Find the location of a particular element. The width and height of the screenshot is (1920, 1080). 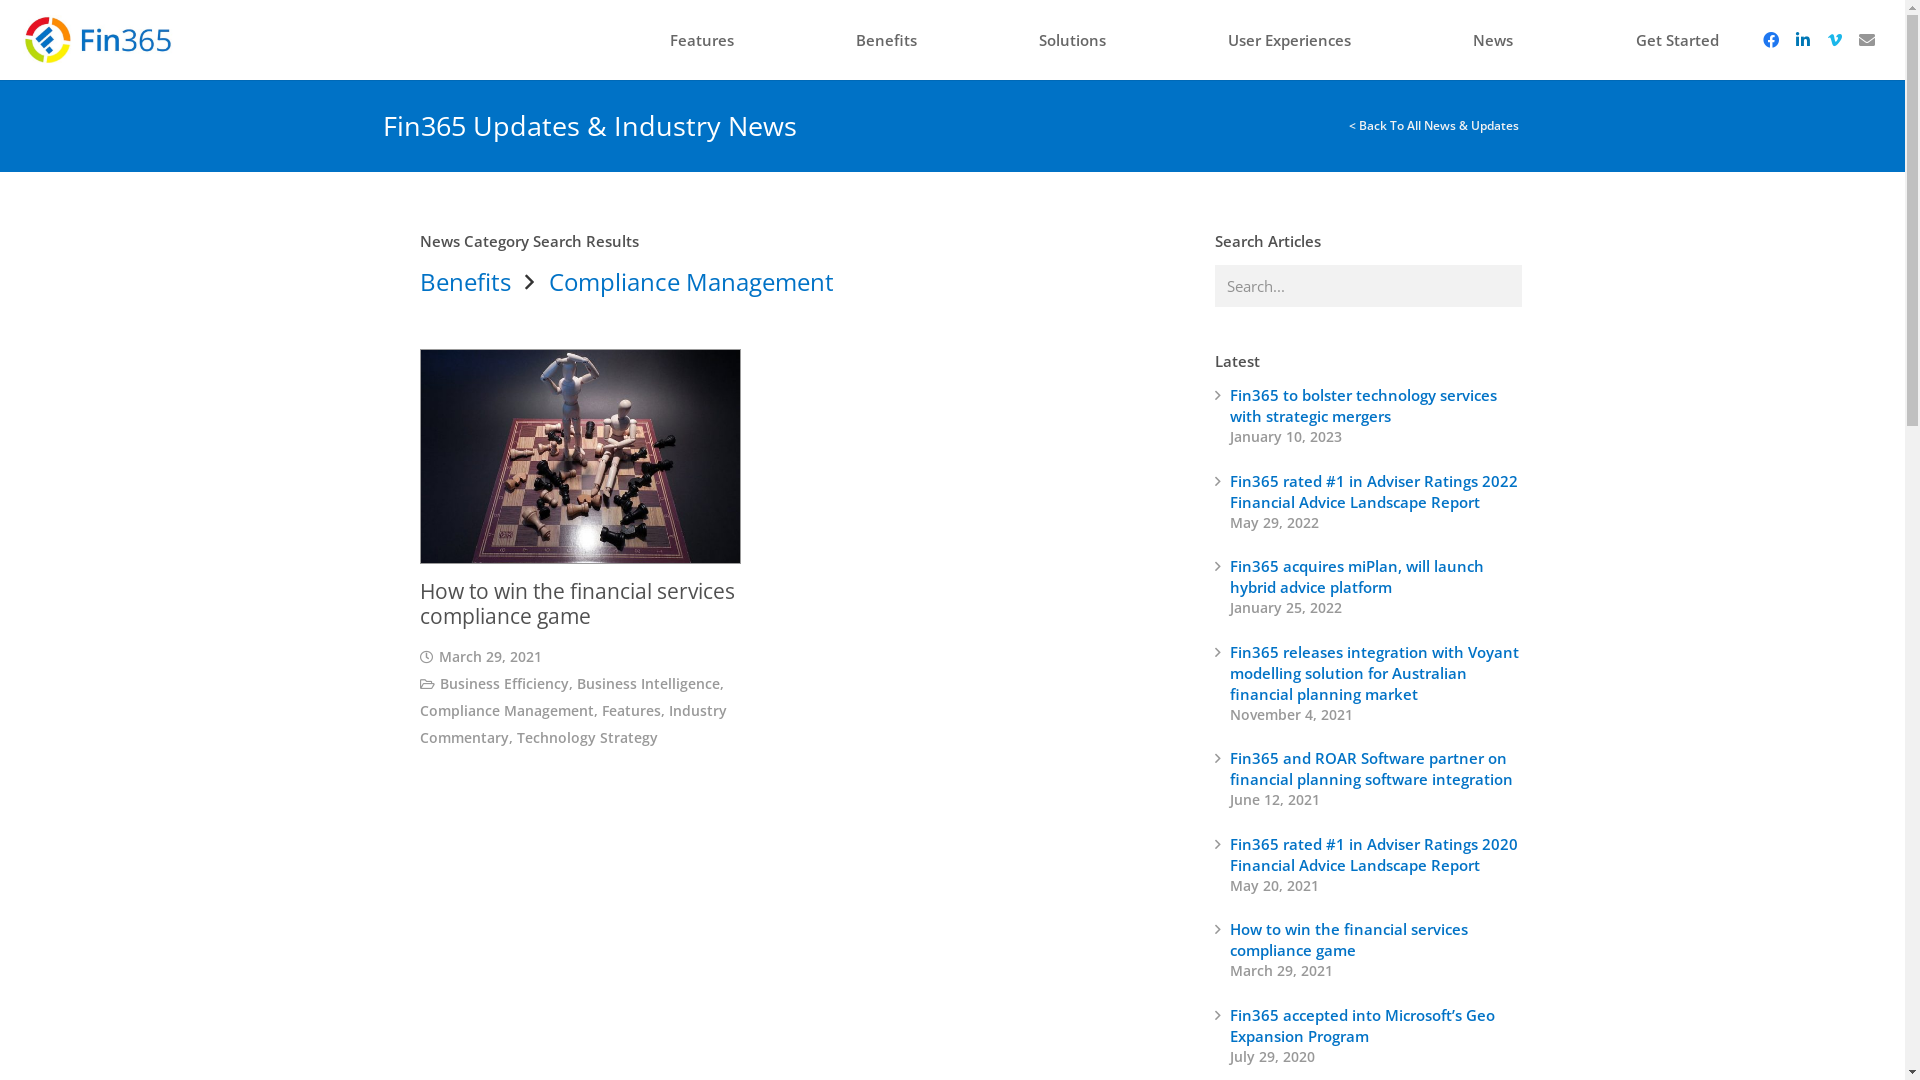

'Compliance Management' is located at coordinates (691, 281).